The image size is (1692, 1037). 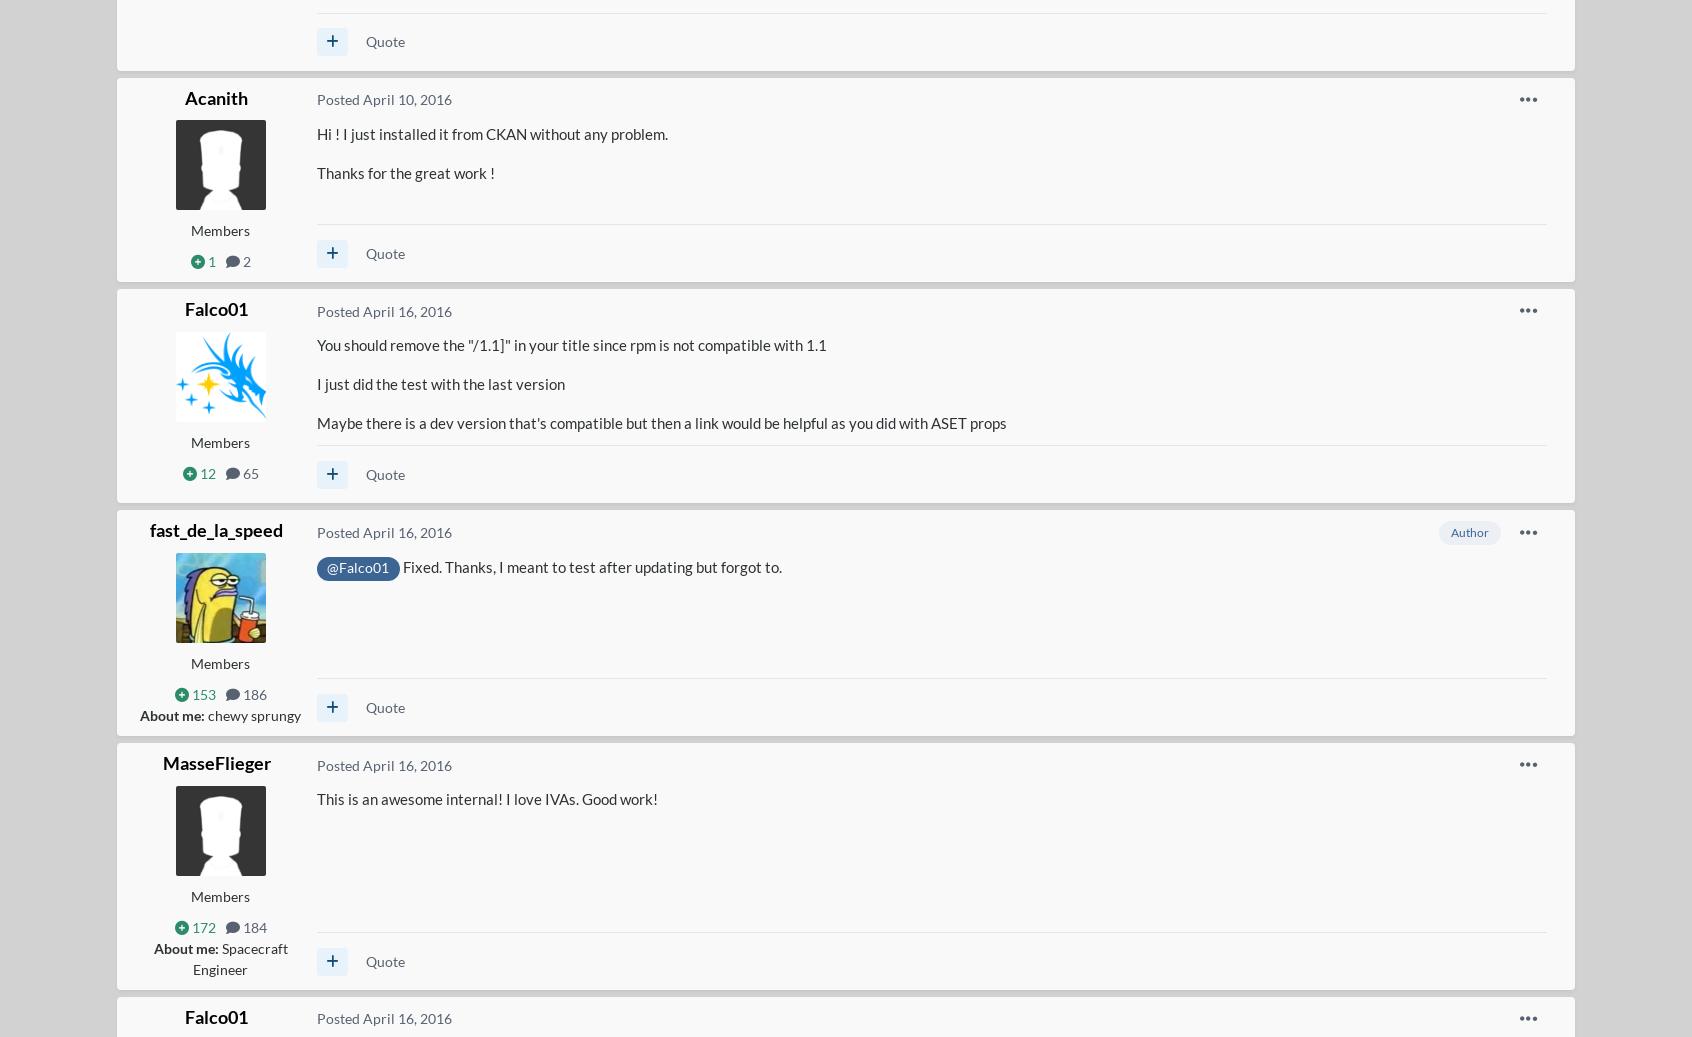 What do you see at coordinates (248, 472) in the screenshot?
I see `'65'` at bounding box center [248, 472].